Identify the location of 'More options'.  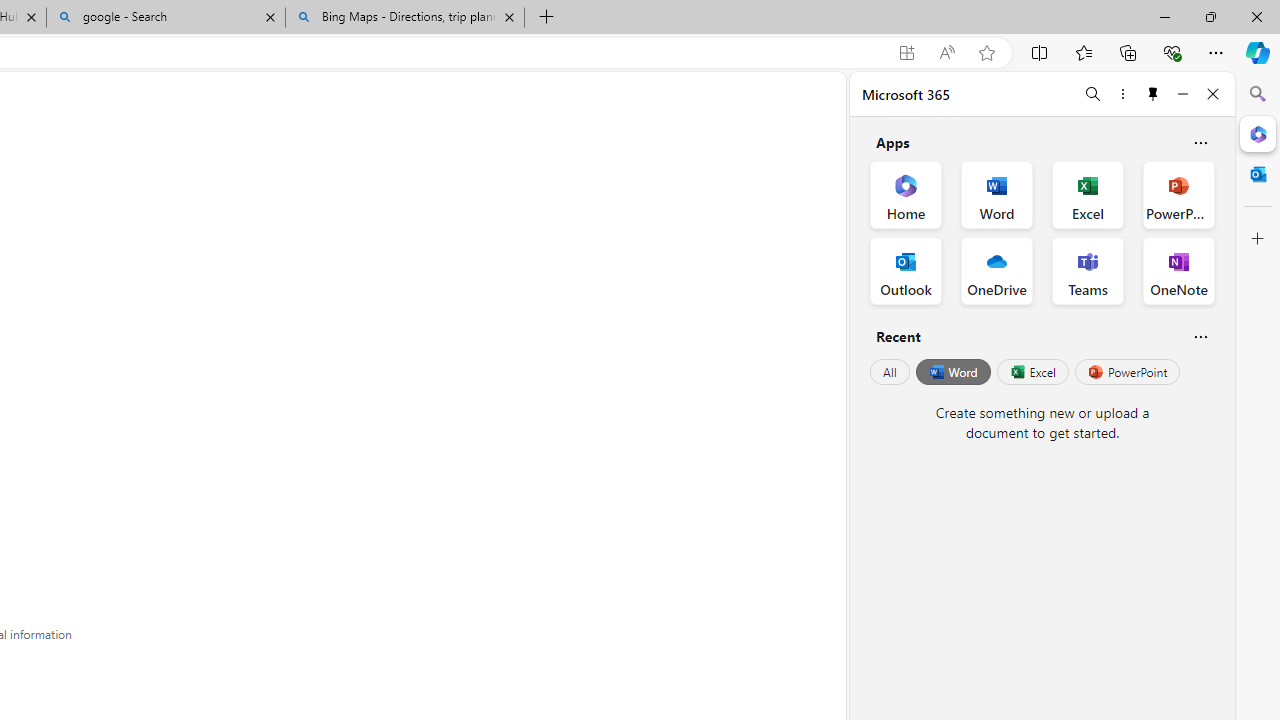
(1122, 93).